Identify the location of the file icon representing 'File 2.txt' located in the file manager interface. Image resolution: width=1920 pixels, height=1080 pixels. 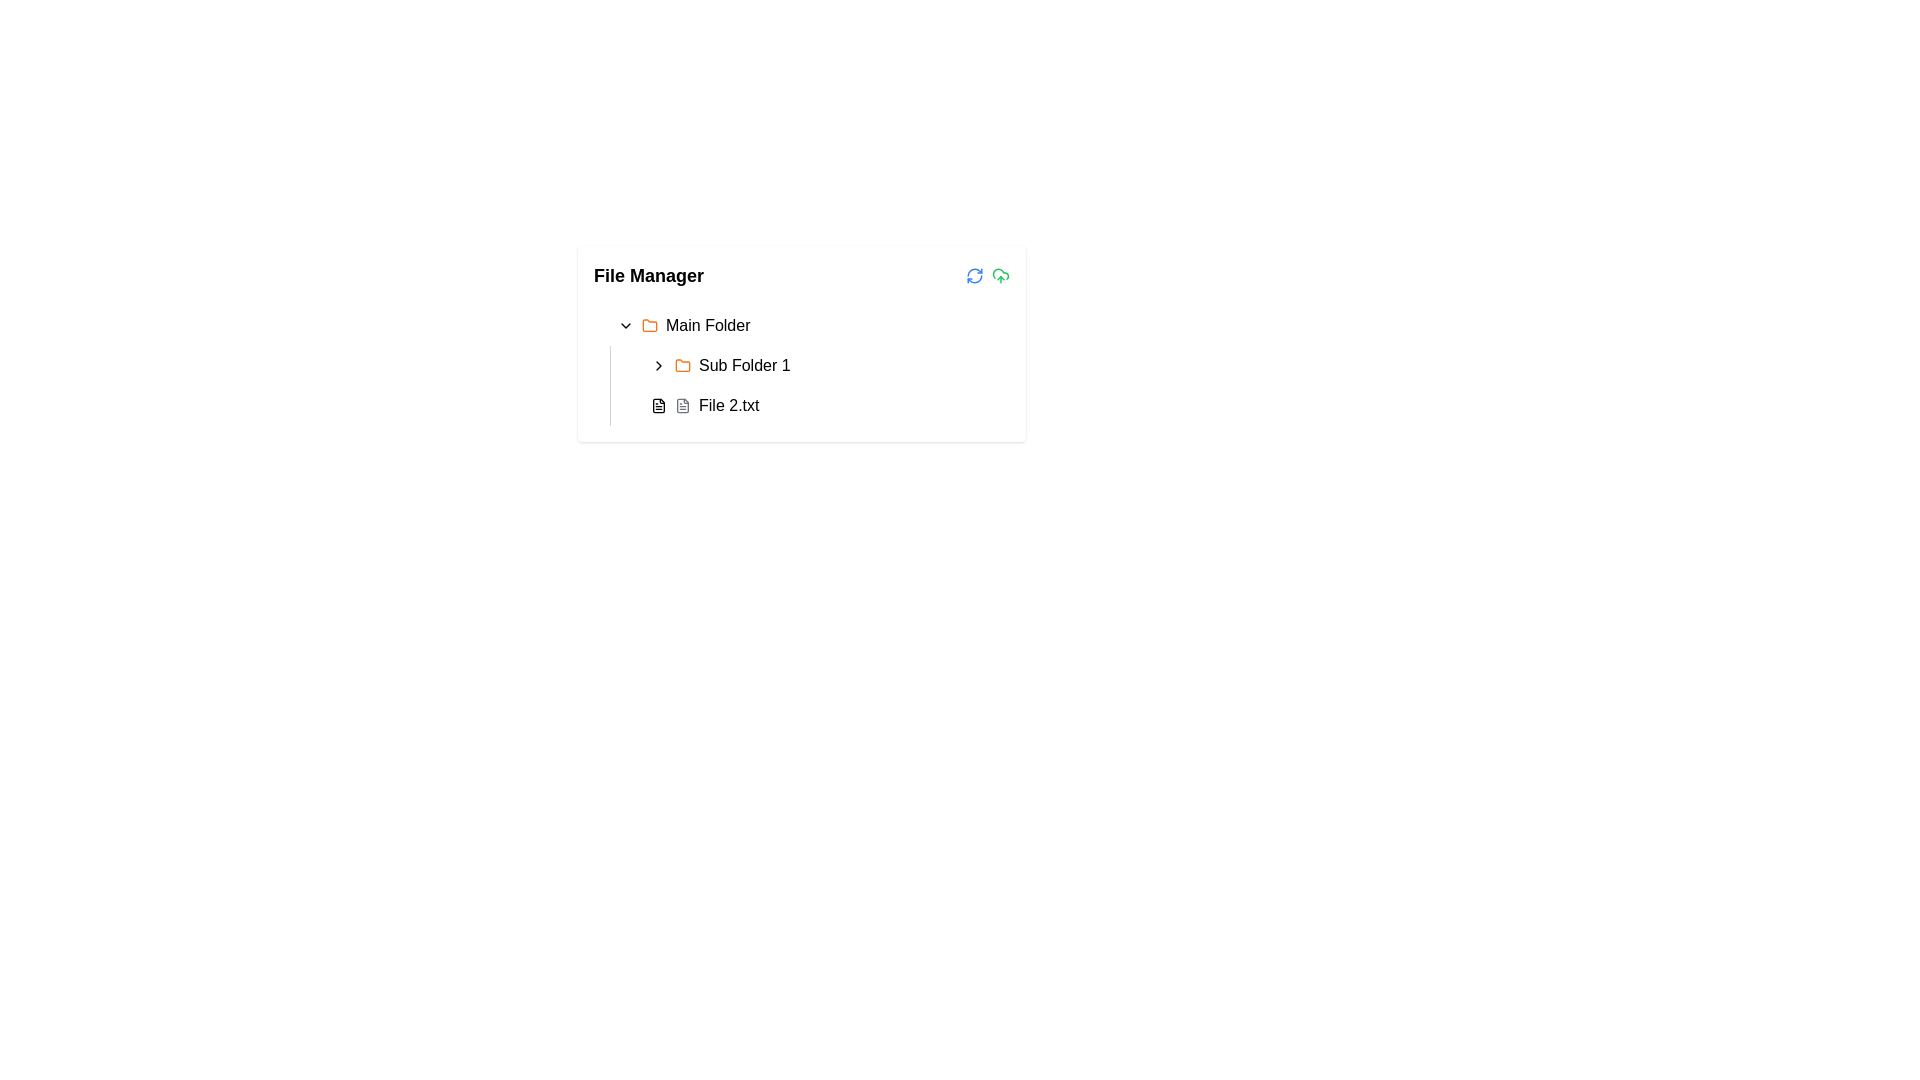
(658, 405).